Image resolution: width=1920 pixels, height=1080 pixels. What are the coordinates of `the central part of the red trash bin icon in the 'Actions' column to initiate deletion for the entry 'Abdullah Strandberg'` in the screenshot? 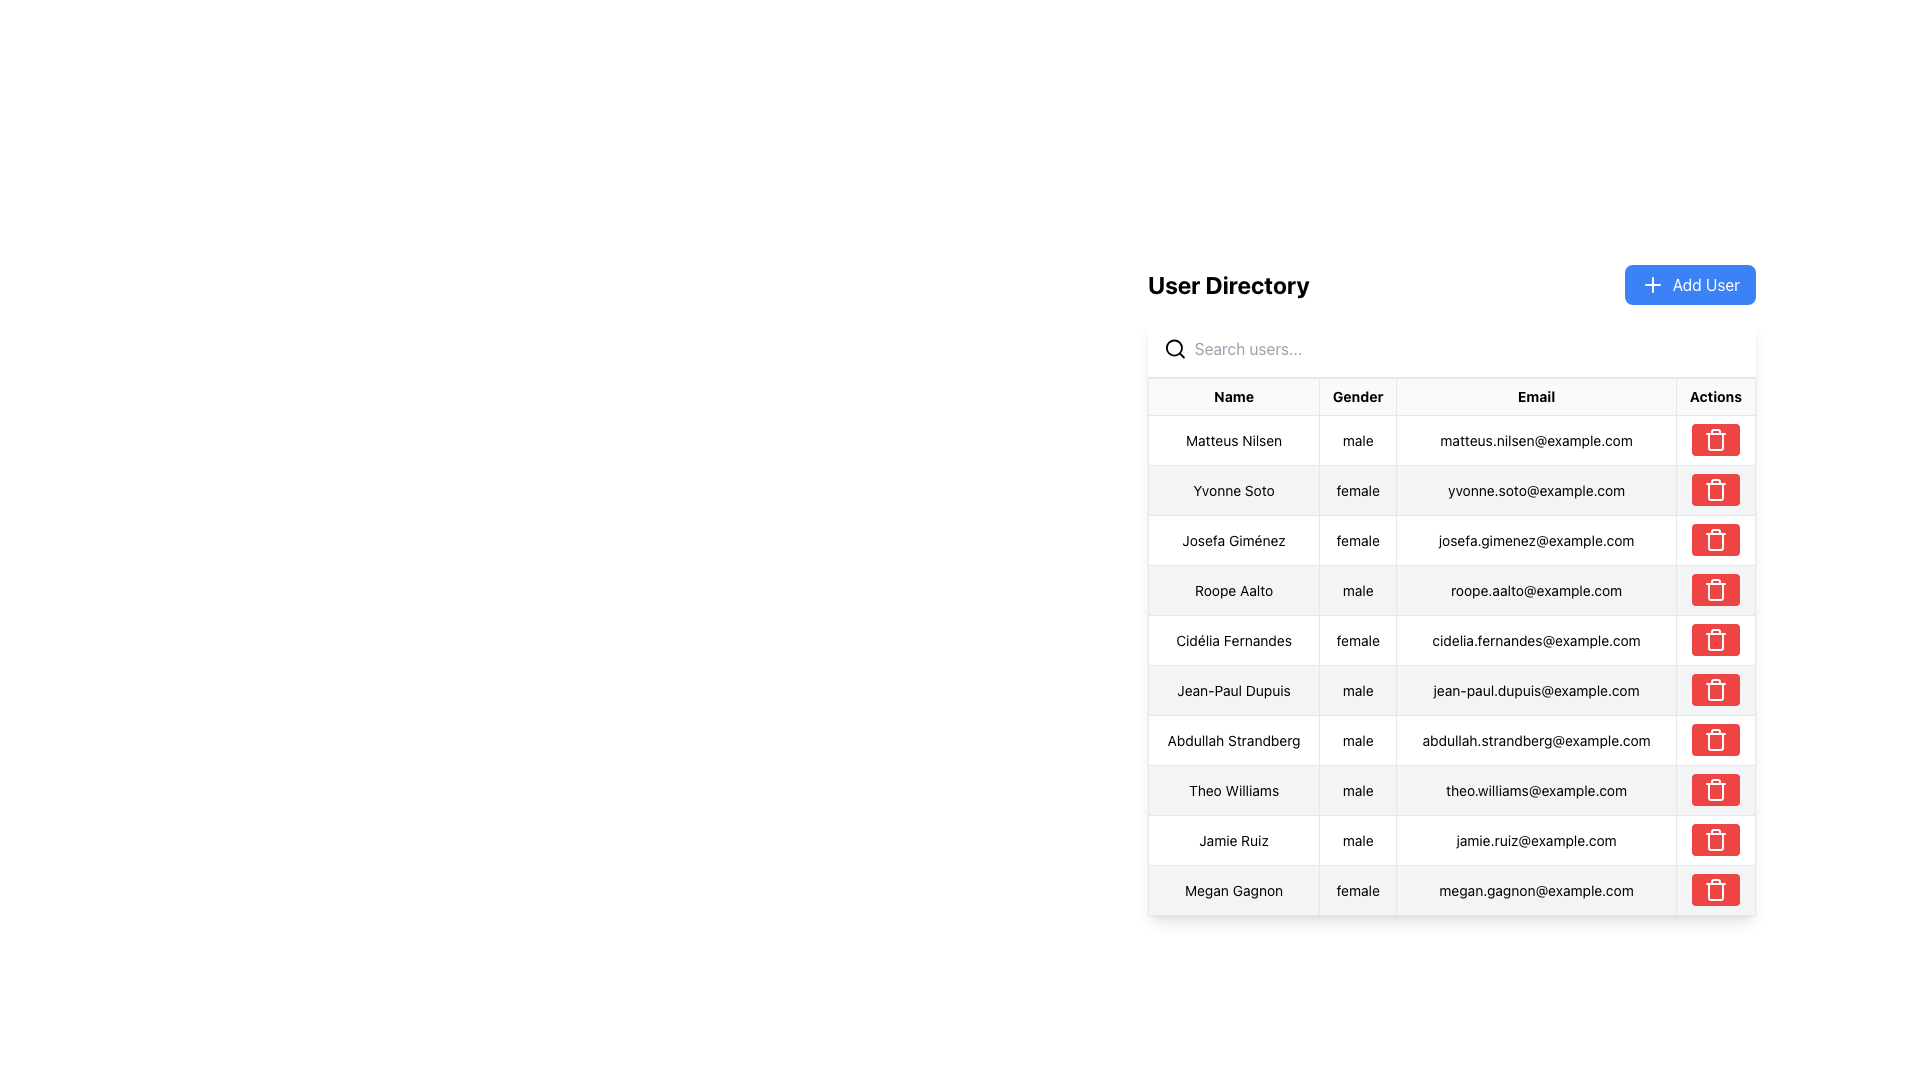 It's located at (1714, 741).